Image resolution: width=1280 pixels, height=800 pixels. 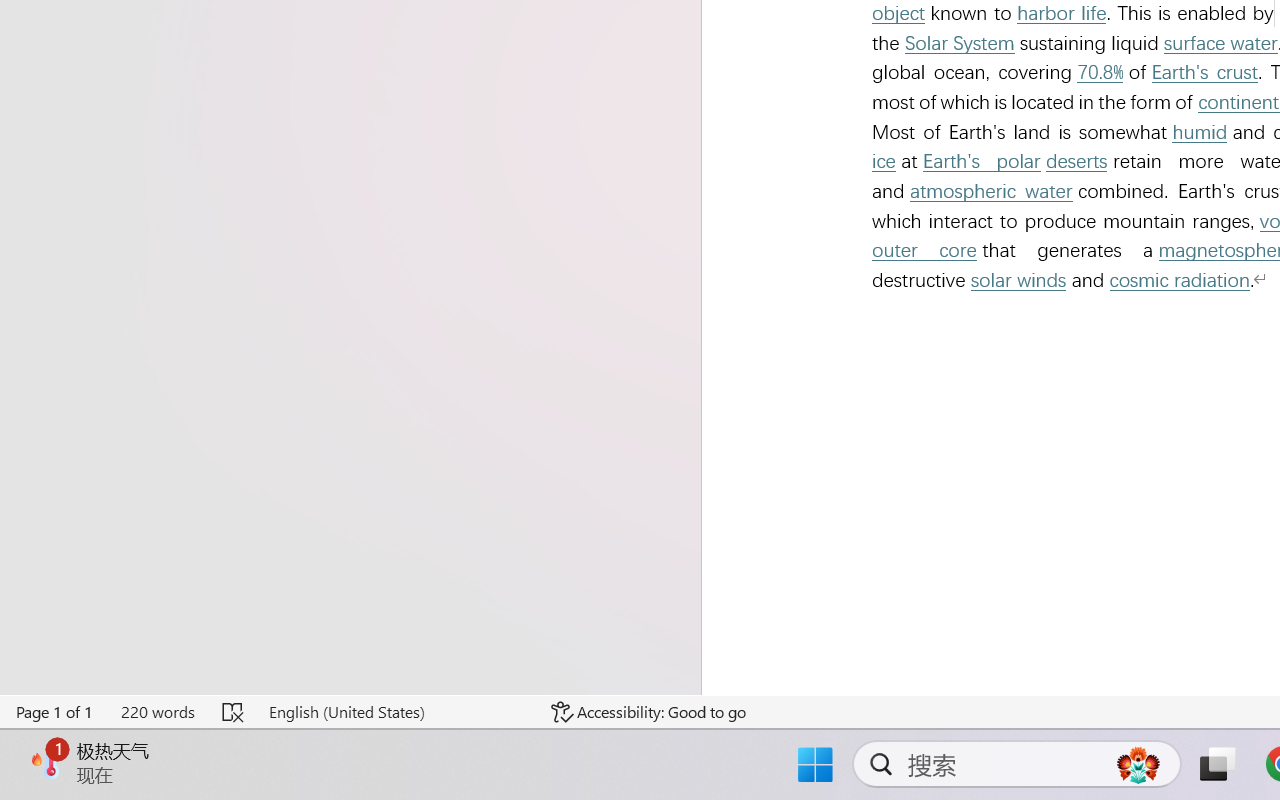 What do you see at coordinates (1219, 42) in the screenshot?
I see `'surface water'` at bounding box center [1219, 42].